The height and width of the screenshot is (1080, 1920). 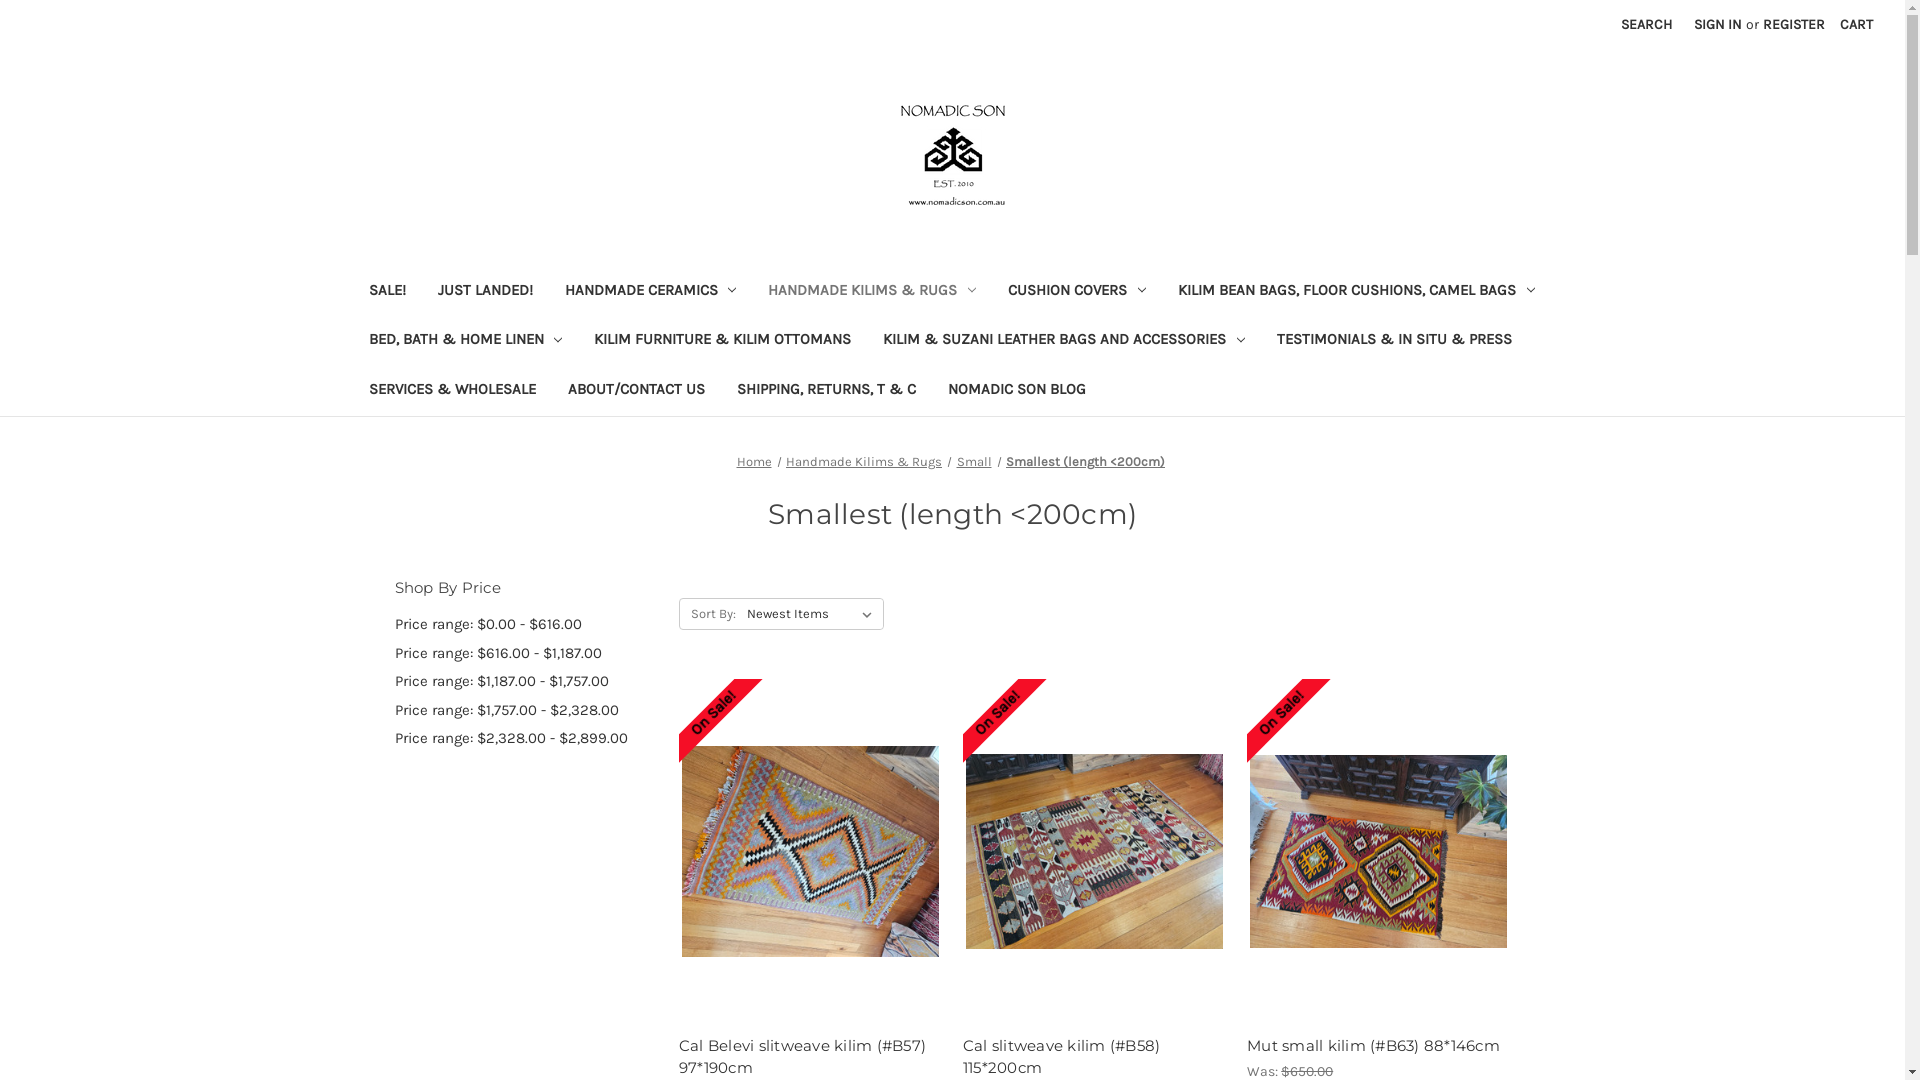 What do you see at coordinates (649, 292) in the screenshot?
I see `'HANDMADE CERAMICS'` at bounding box center [649, 292].